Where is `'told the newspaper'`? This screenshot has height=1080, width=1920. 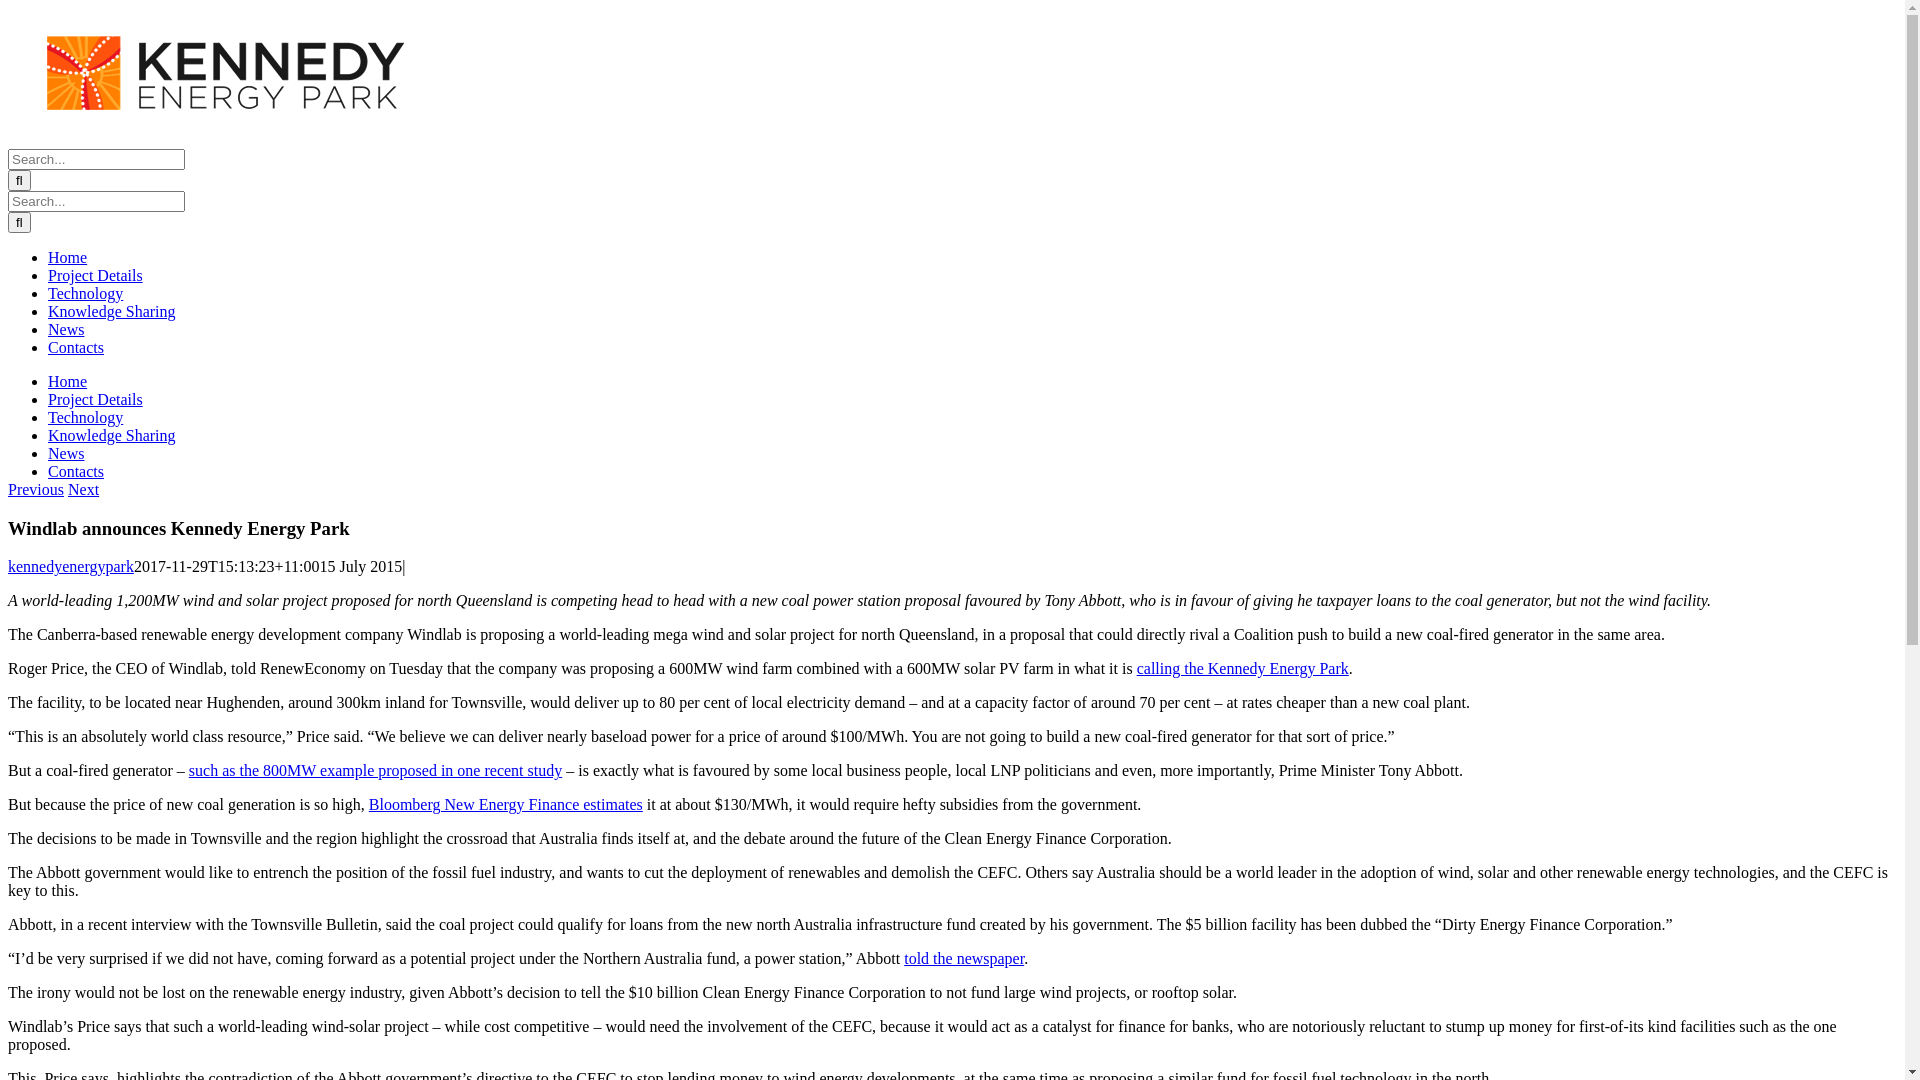 'told the newspaper' is located at coordinates (964, 957).